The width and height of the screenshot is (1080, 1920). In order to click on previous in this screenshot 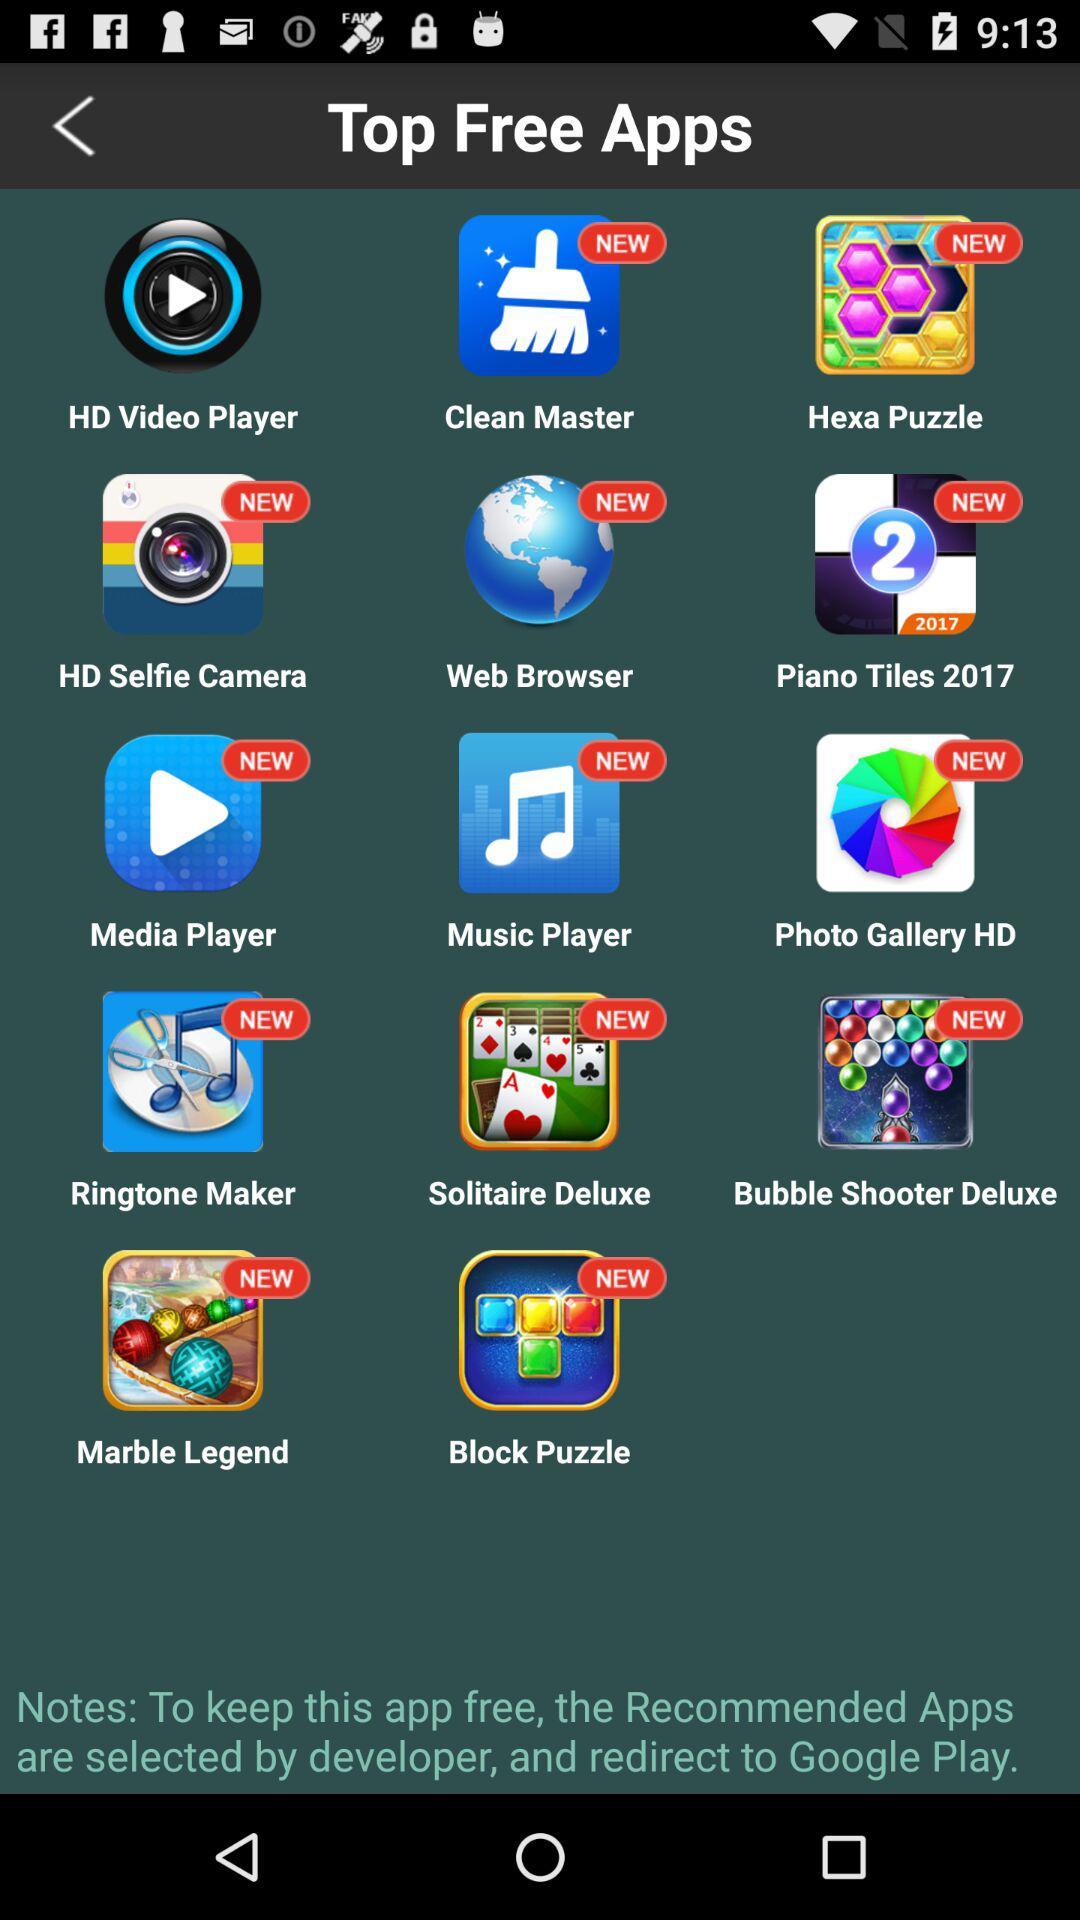, I will do `click(75, 124)`.